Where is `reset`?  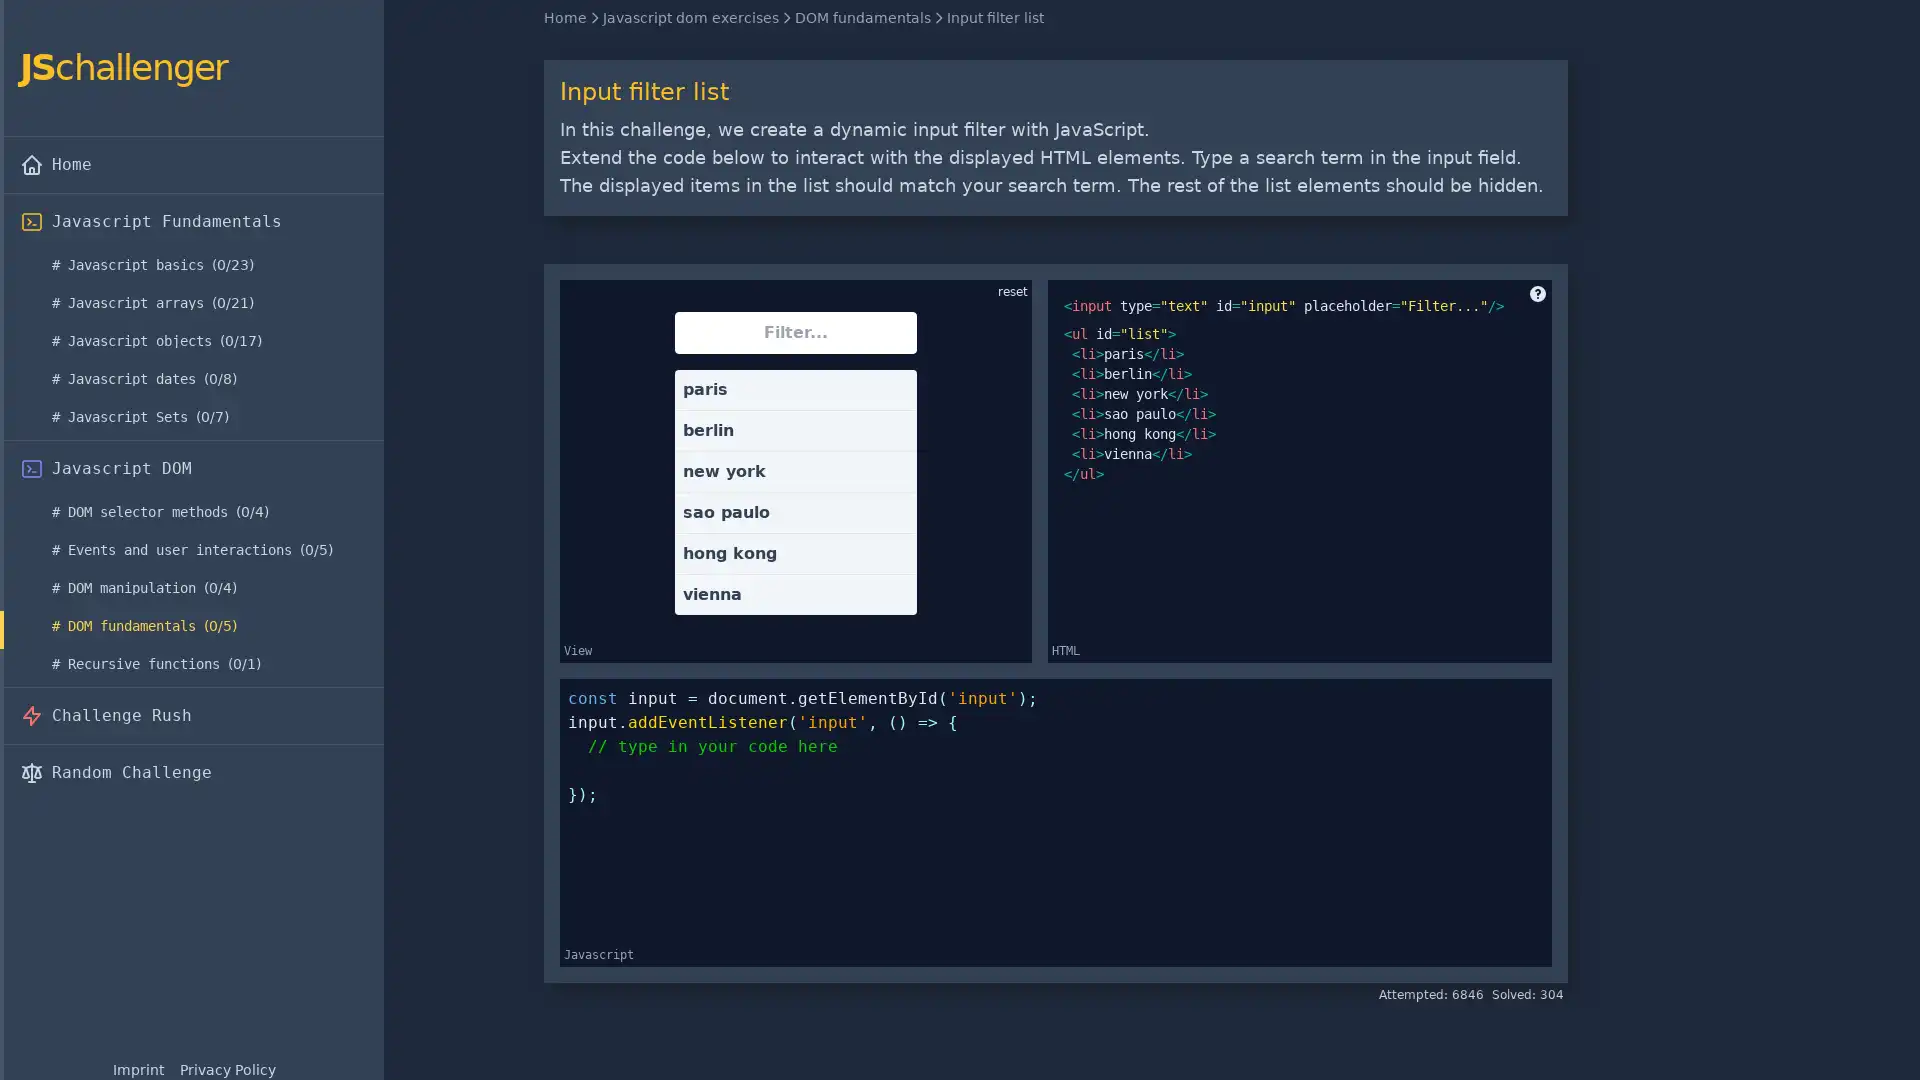
reset is located at coordinates (1012, 292).